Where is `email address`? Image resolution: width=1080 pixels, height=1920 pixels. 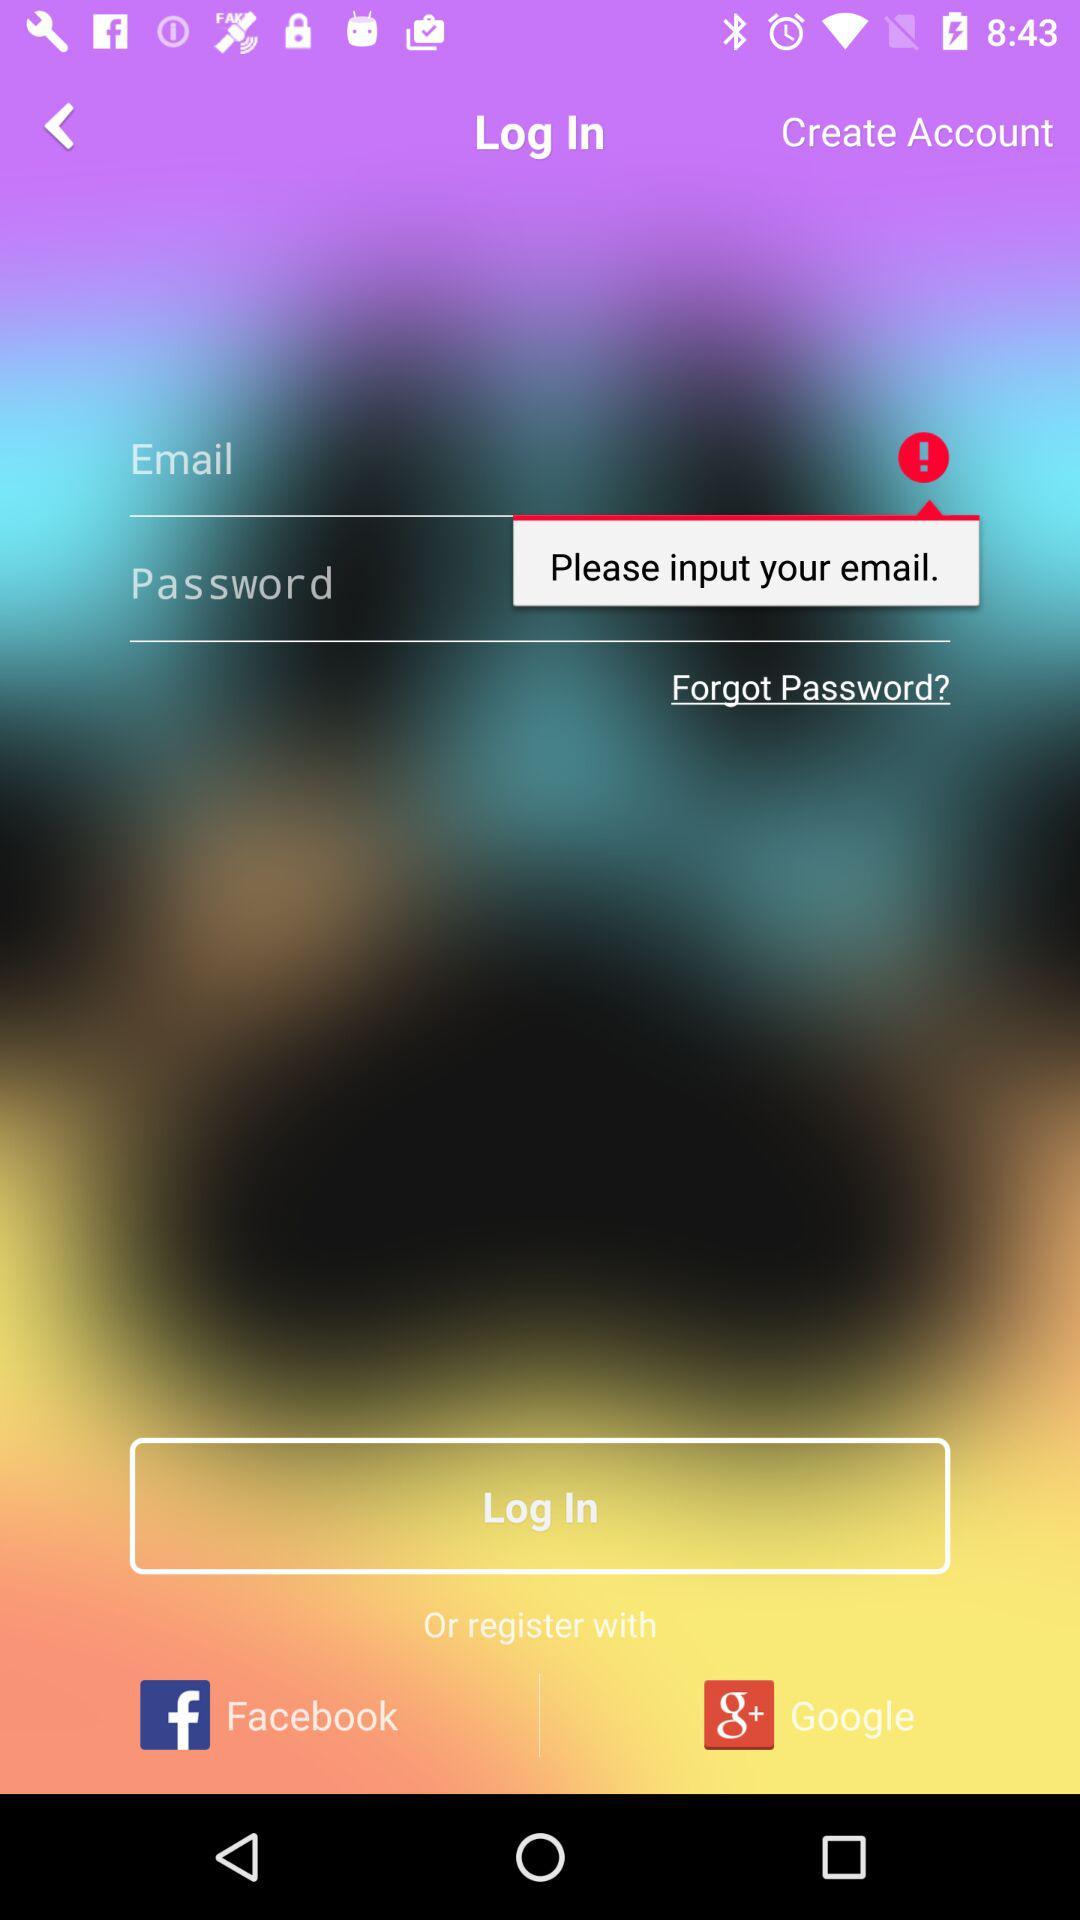
email address is located at coordinates (540, 456).